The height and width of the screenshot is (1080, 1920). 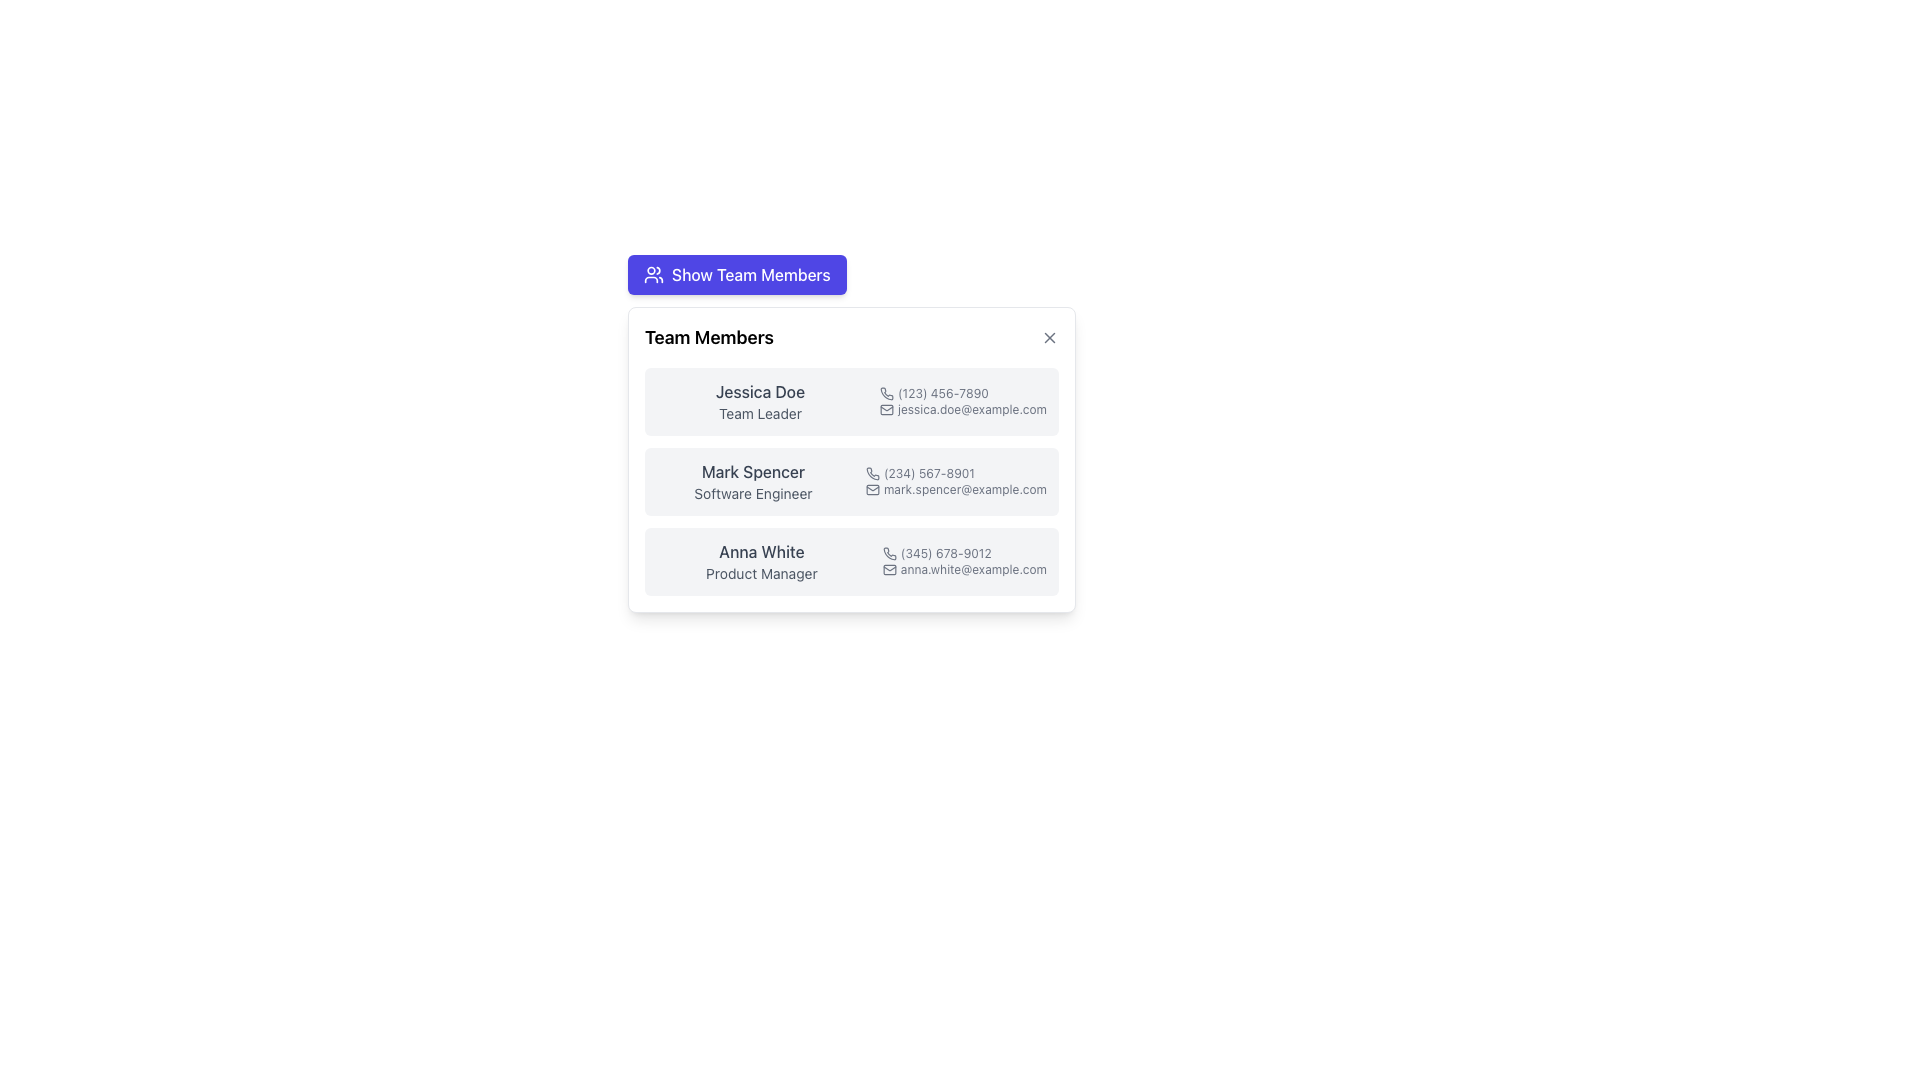 I want to click on the email icon located at the start of 'anna.white@example.com' in the third row of the 'Team Members' panel, so click(x=888, y=570).